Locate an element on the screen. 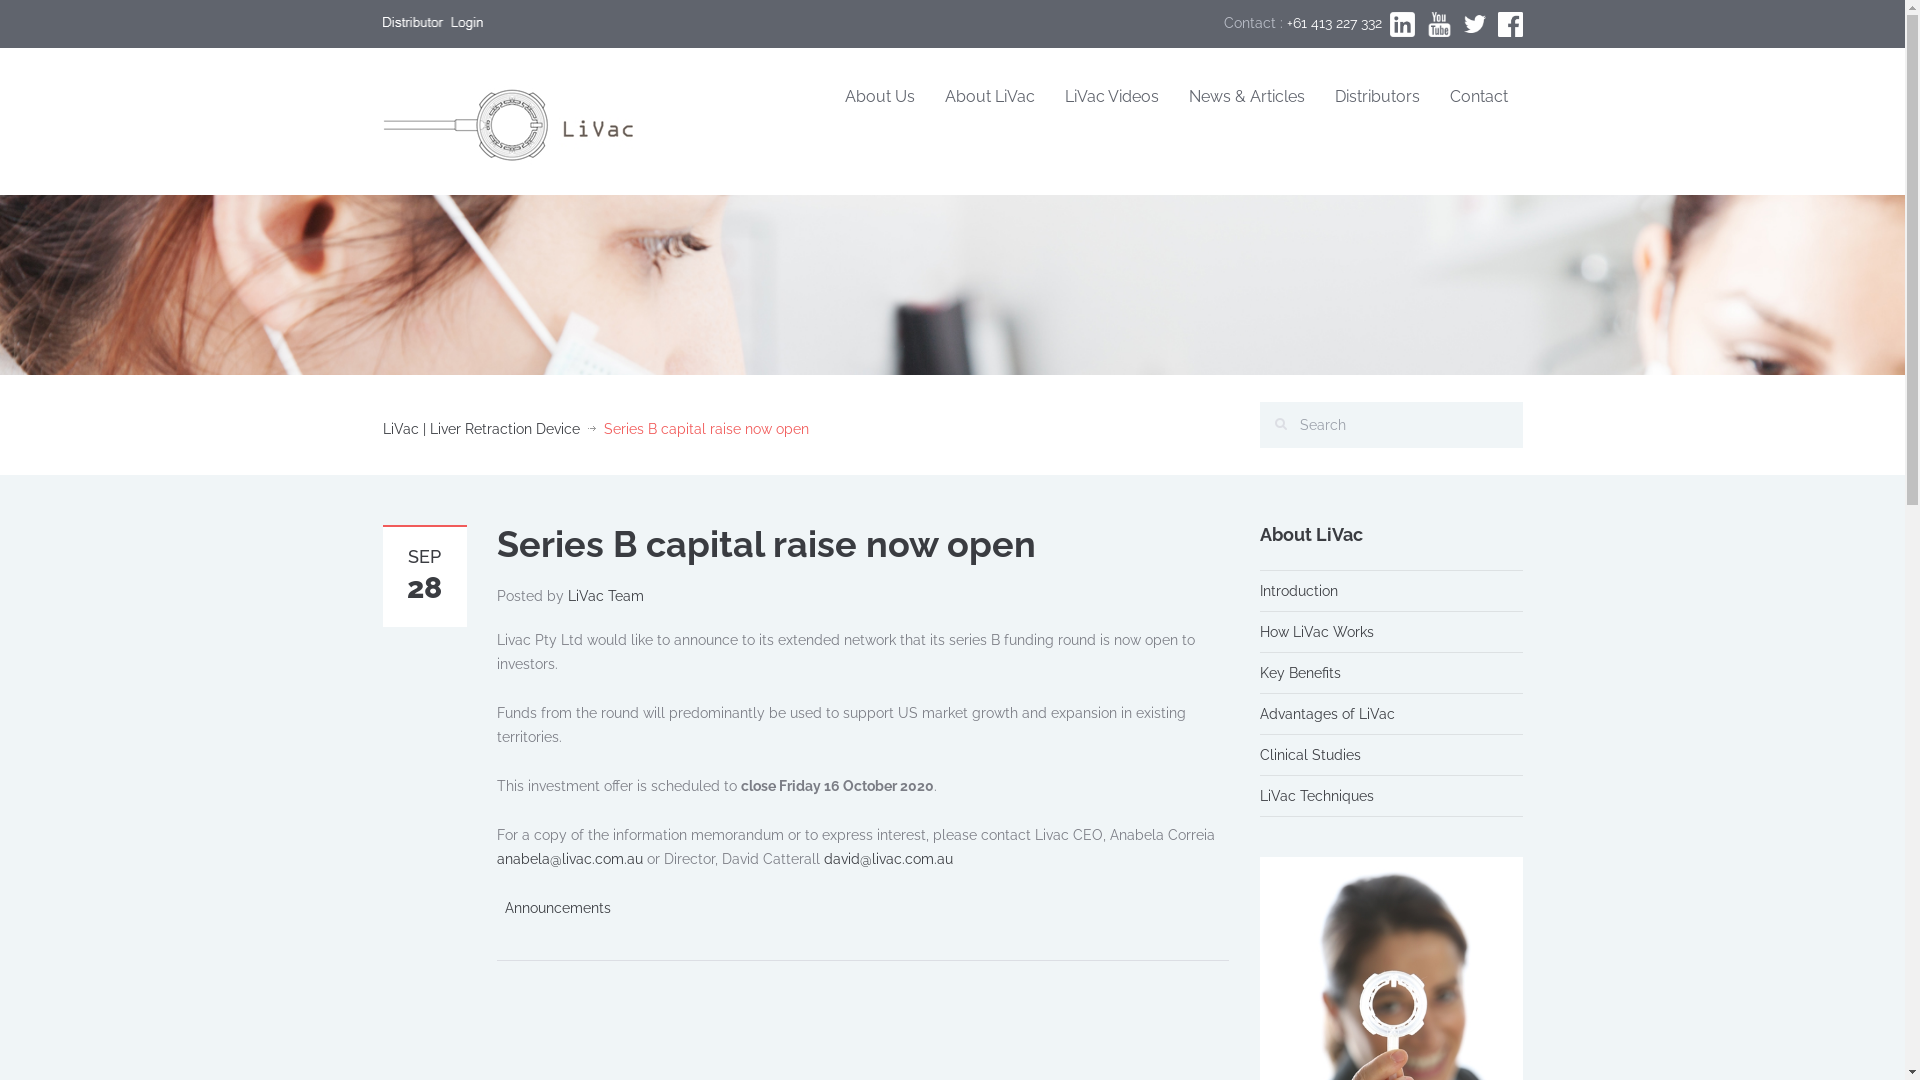 This screenshot has height=1080, width=1920. 'david@livac.com.au' is located at coordinates (824, 858).